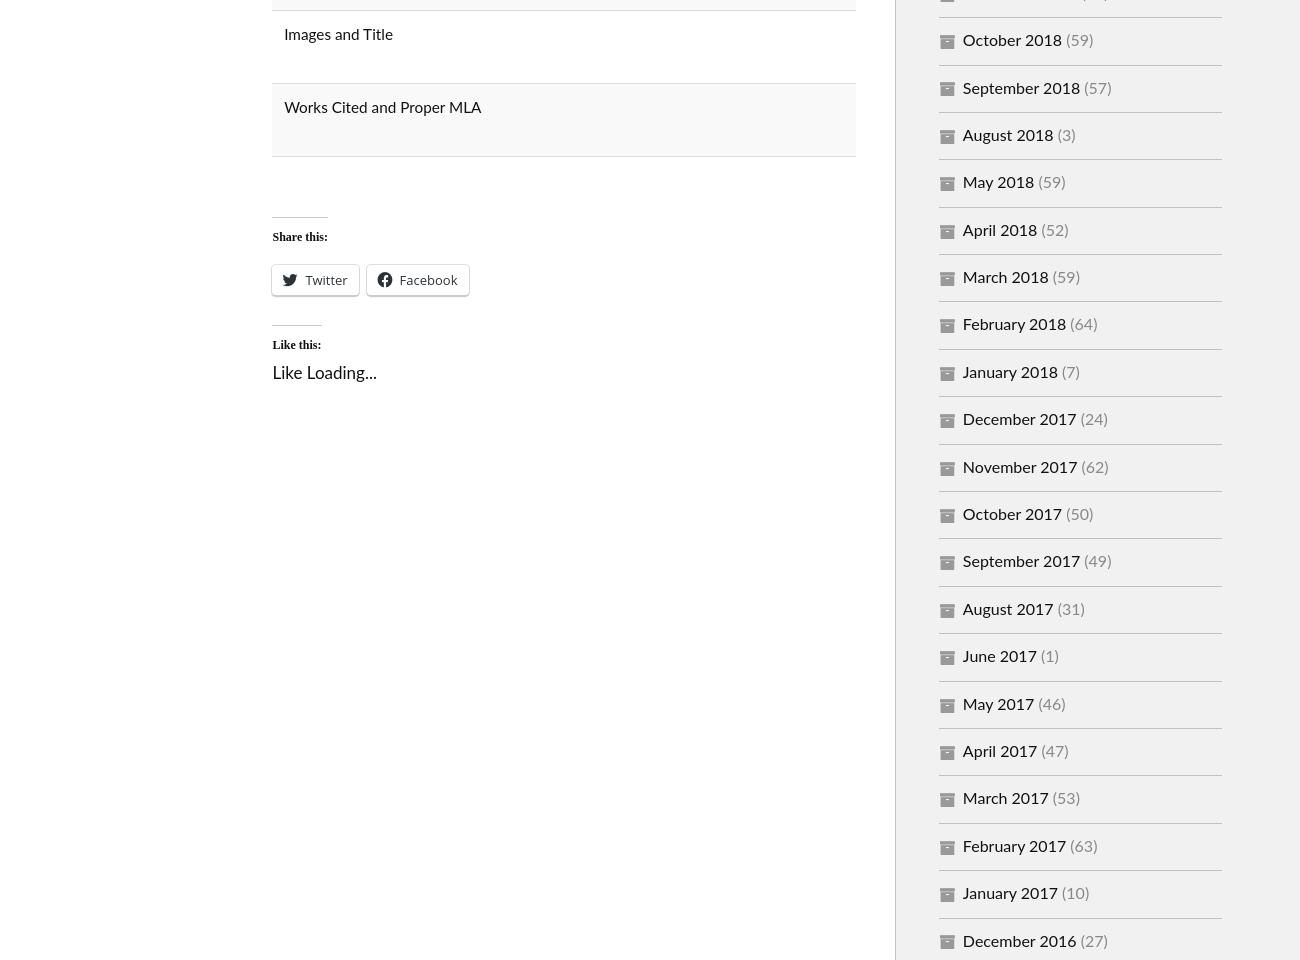 The height and width of the screenshot is (960, 1300). What do you see at coordinates (1064, 133) in the screenshot?
I see `'(3)'` at bounding box center [1064, 133].